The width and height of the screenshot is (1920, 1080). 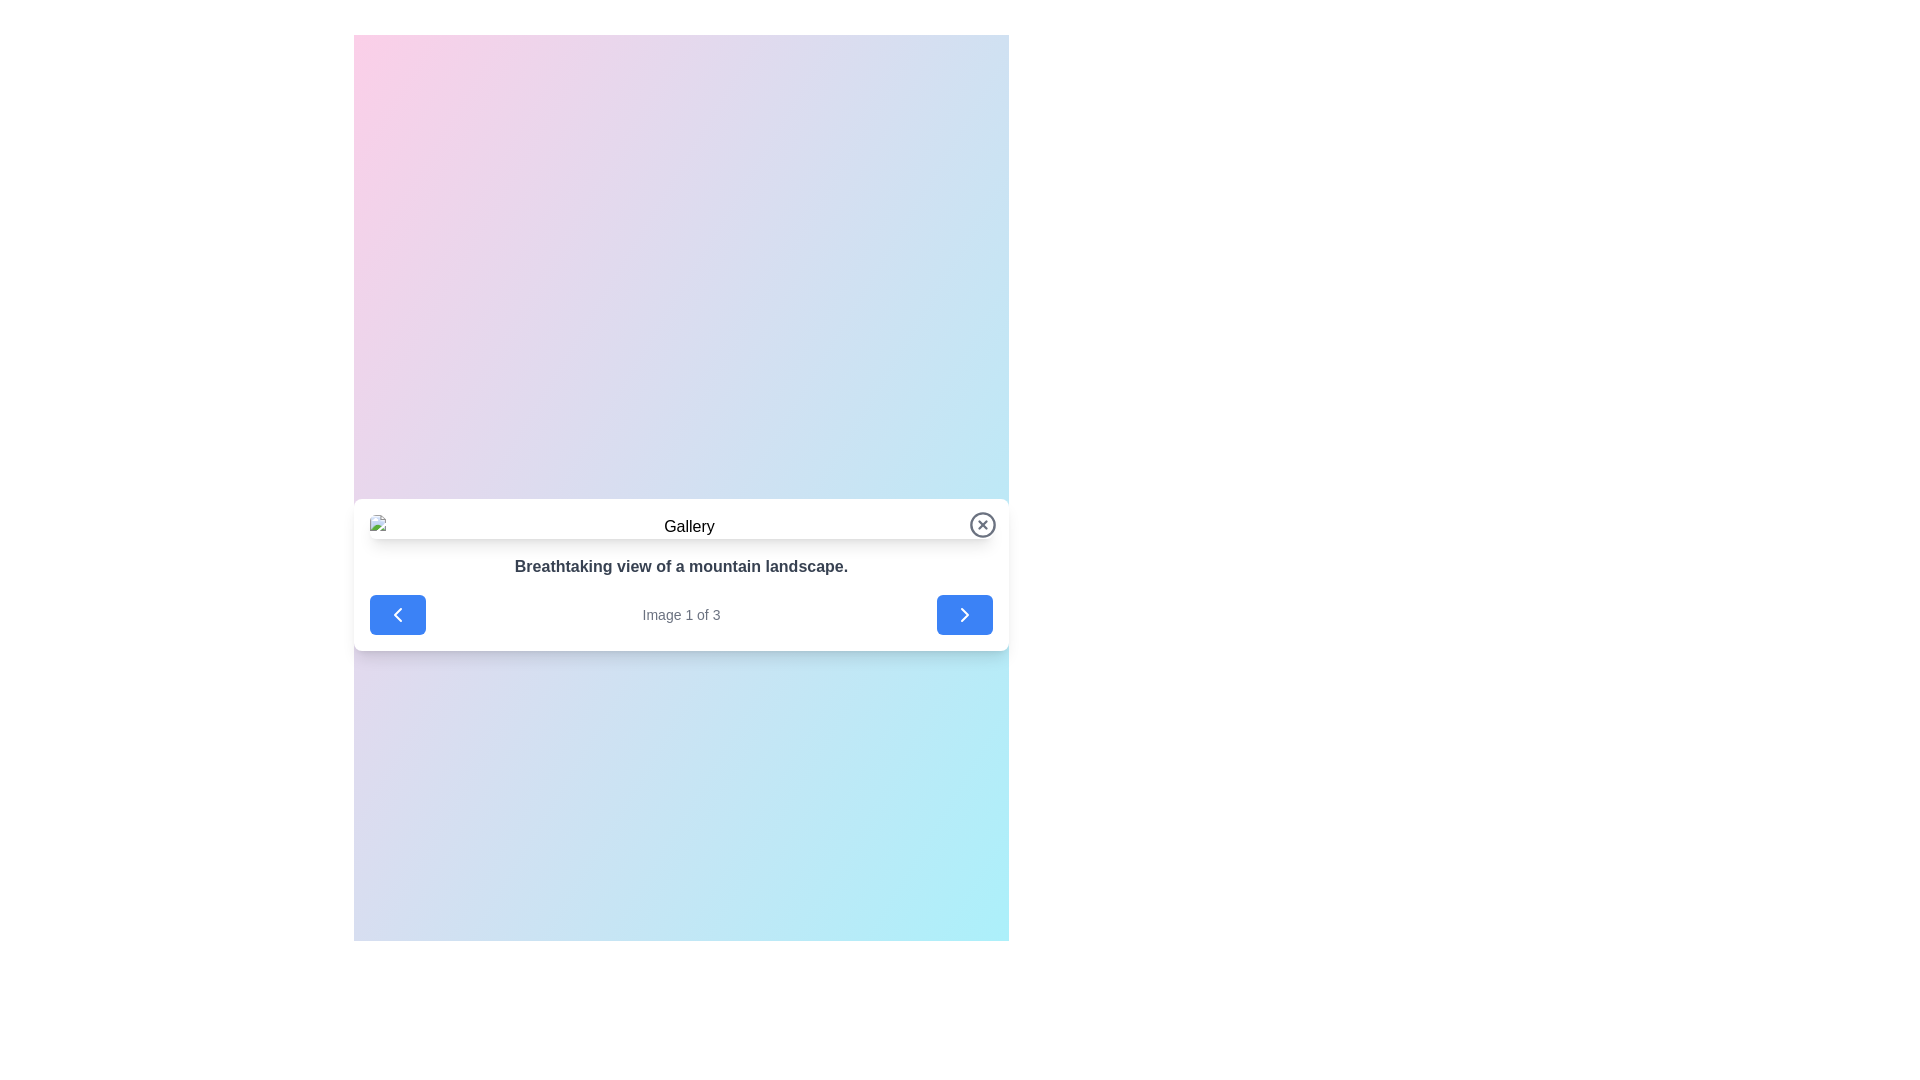 I want to click on the navigation control icon located at the bottom-right corner of the 'Gallery' dialog box to proceed to the next item or step in the sequence, so click(x=964, y=613).